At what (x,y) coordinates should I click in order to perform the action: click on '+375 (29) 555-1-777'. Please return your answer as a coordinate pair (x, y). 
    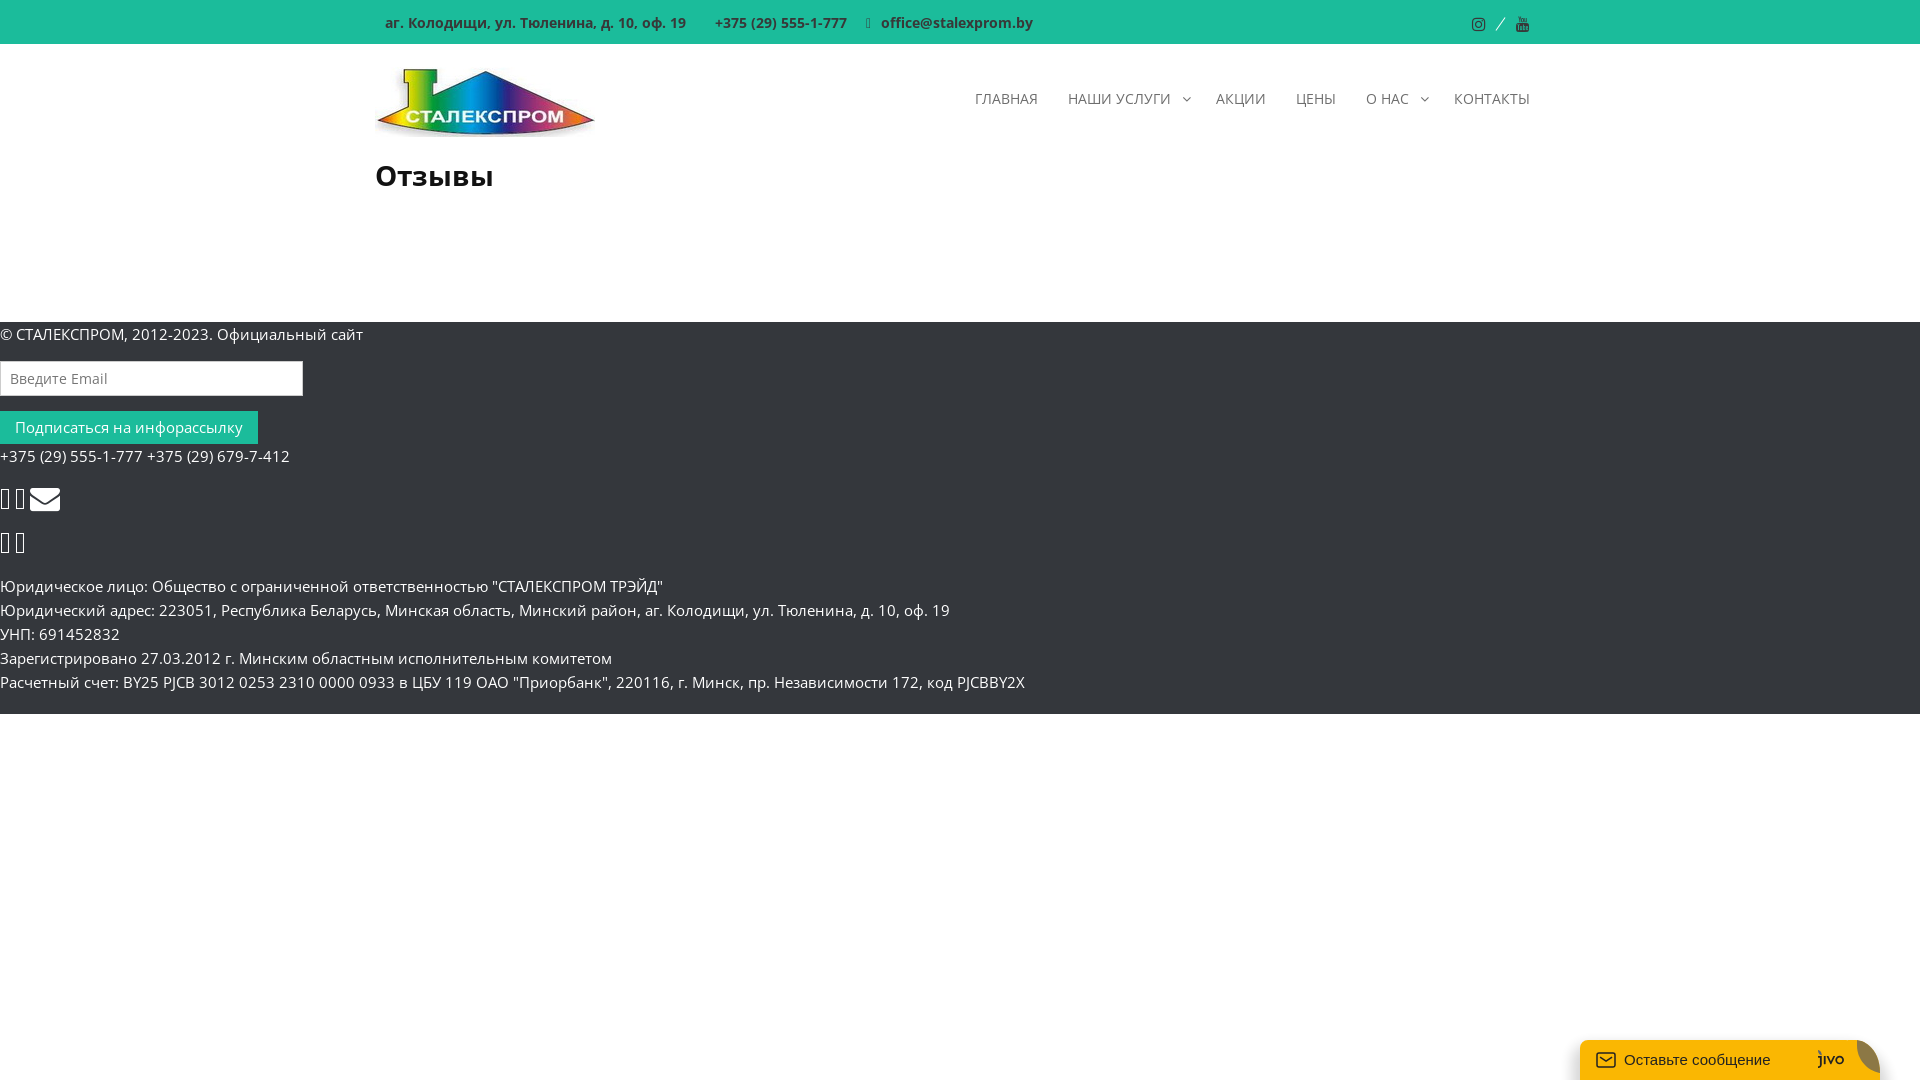
    Looking at the image, I should click on (705, 22).